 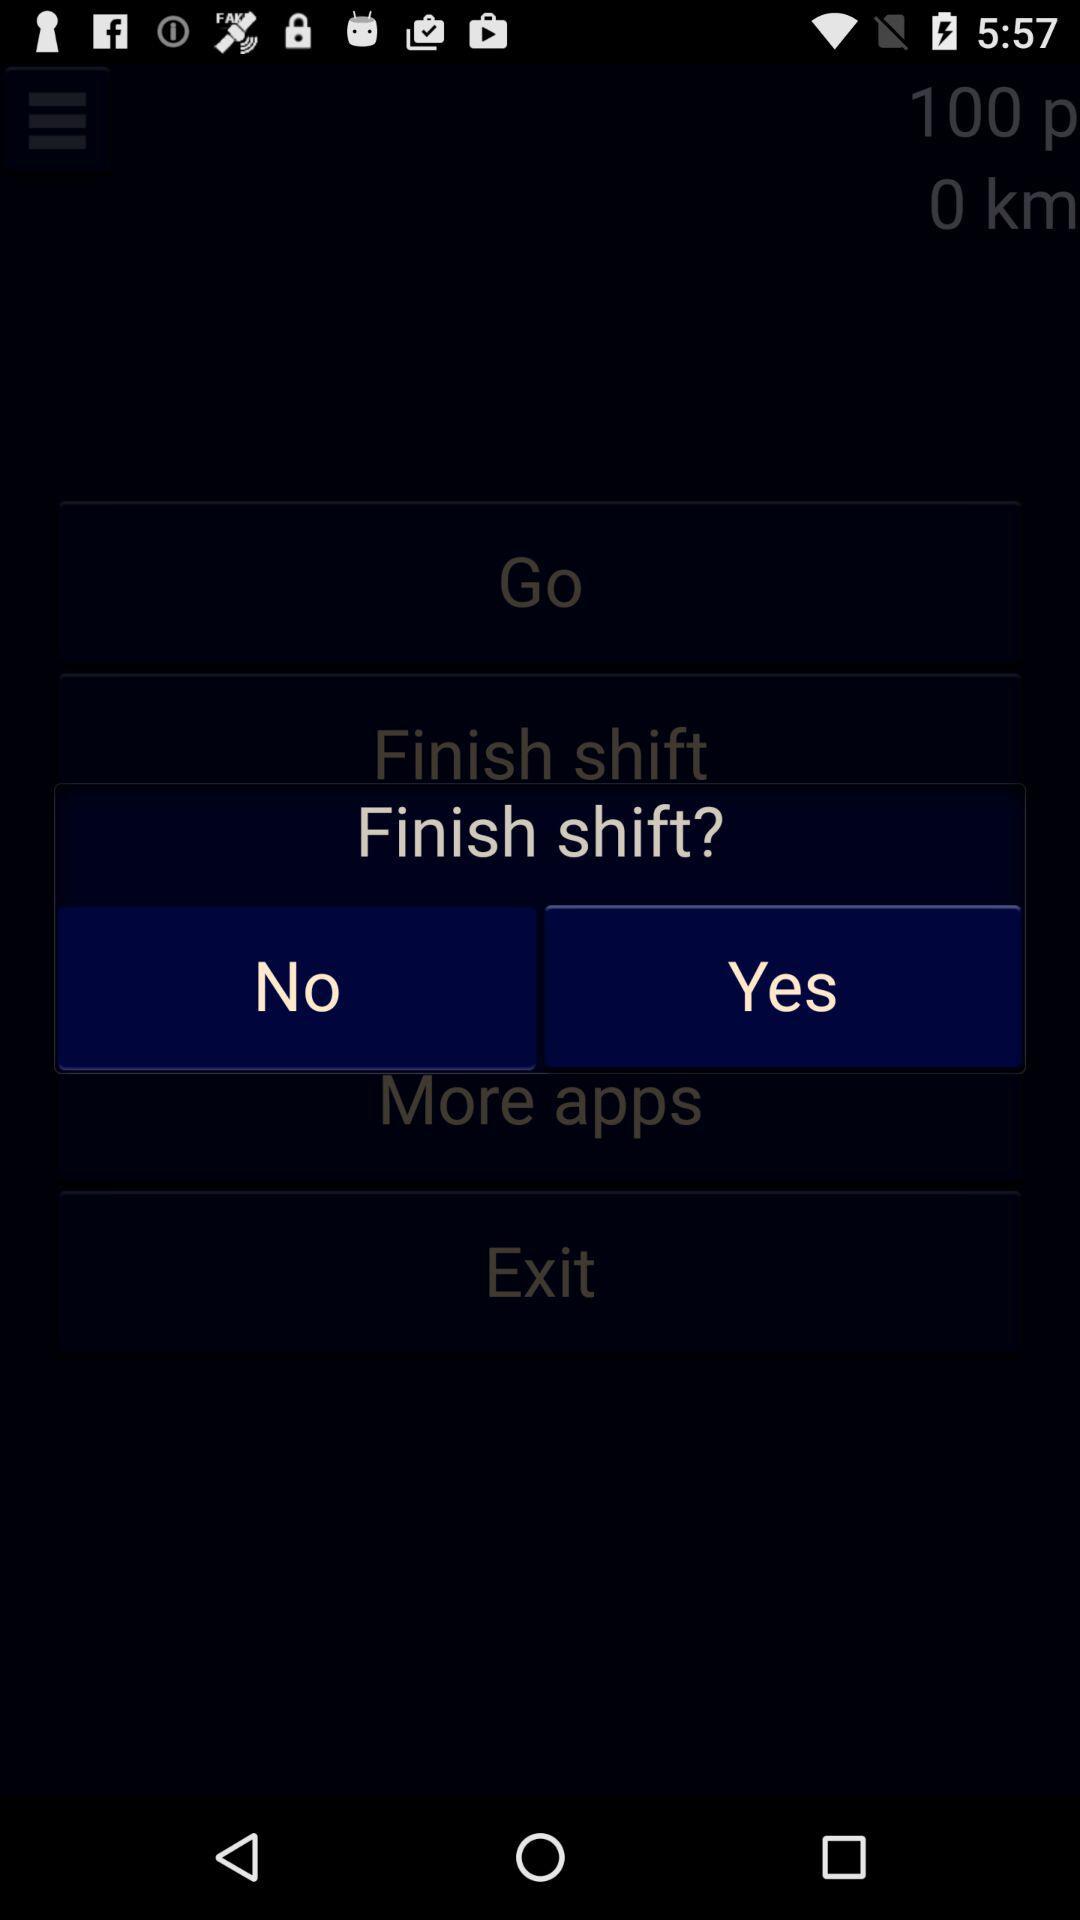 I want to click on the icon below the finish shift? item, so click(x=297, y=987).